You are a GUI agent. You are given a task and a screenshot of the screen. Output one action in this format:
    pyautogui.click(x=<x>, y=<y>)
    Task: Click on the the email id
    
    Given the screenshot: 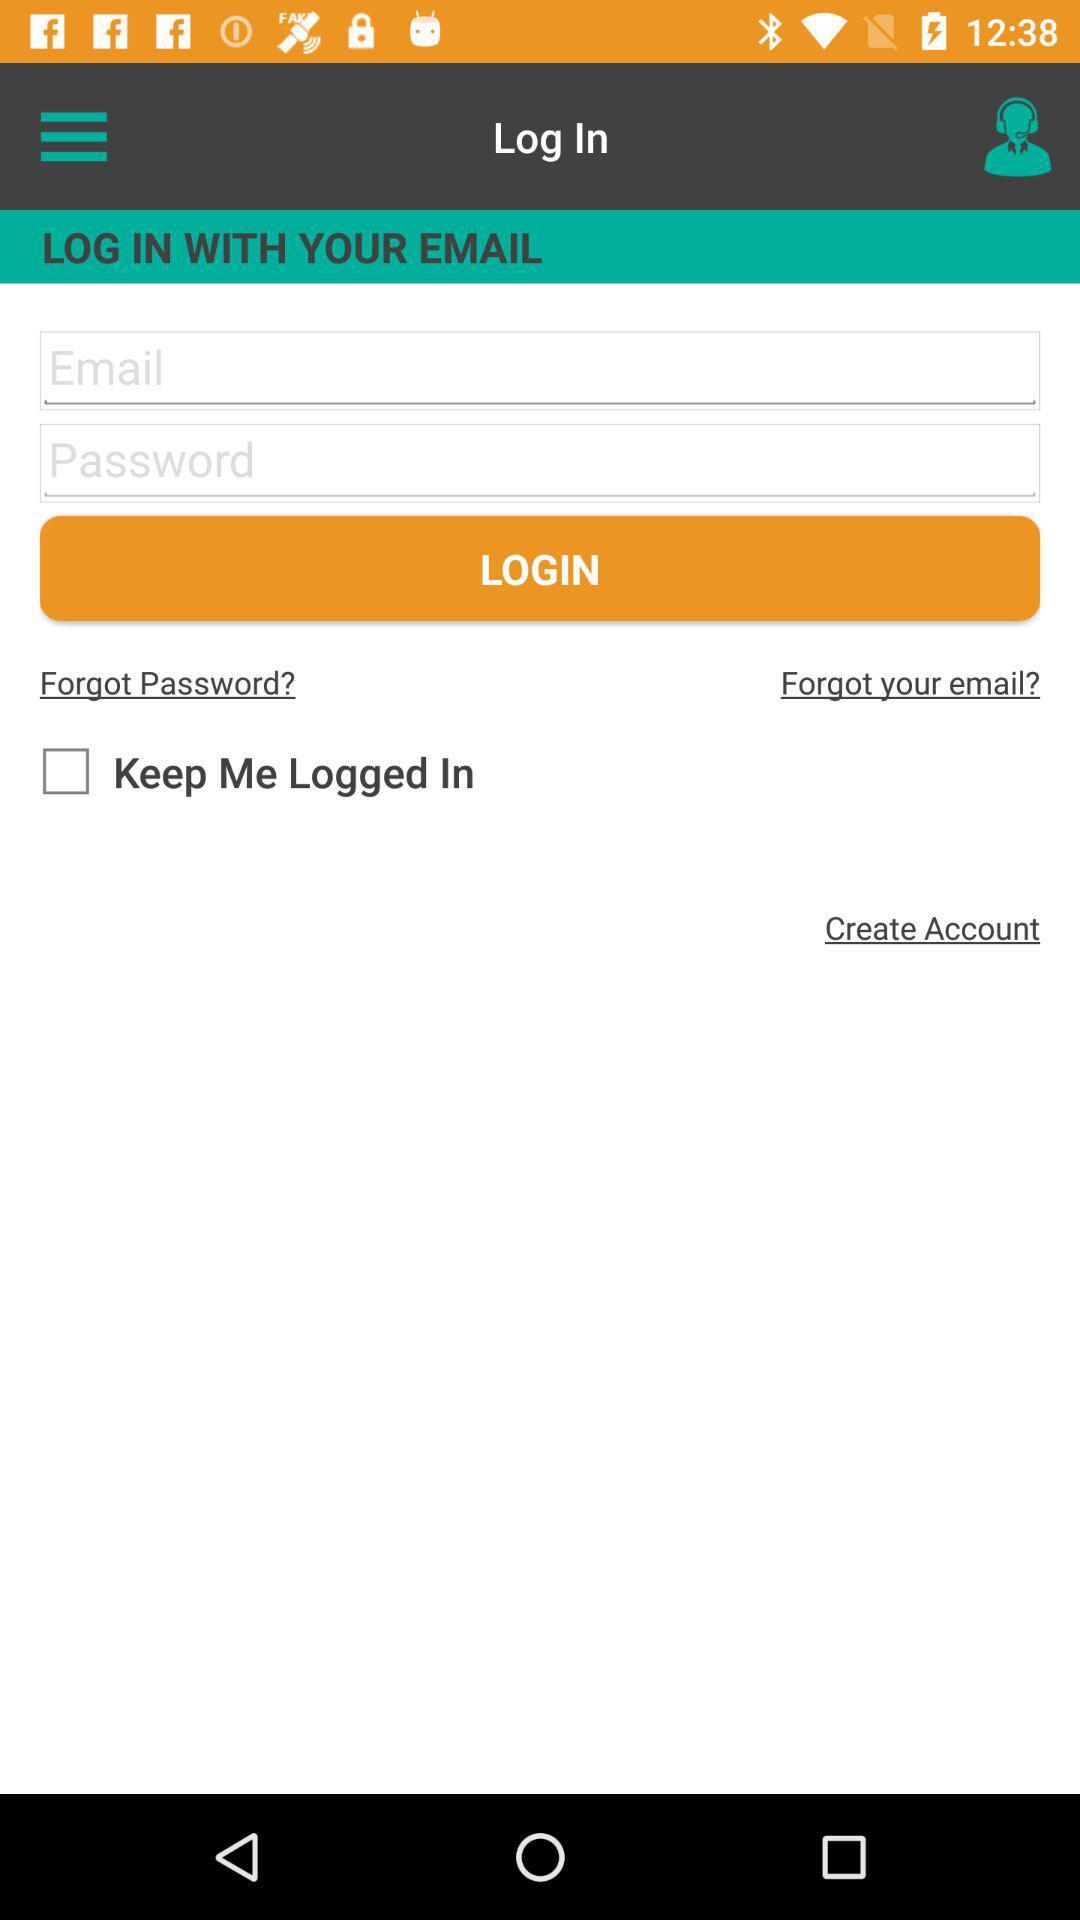 What is the action you would take?
    pyautogui.click(x=540, y=370)
    